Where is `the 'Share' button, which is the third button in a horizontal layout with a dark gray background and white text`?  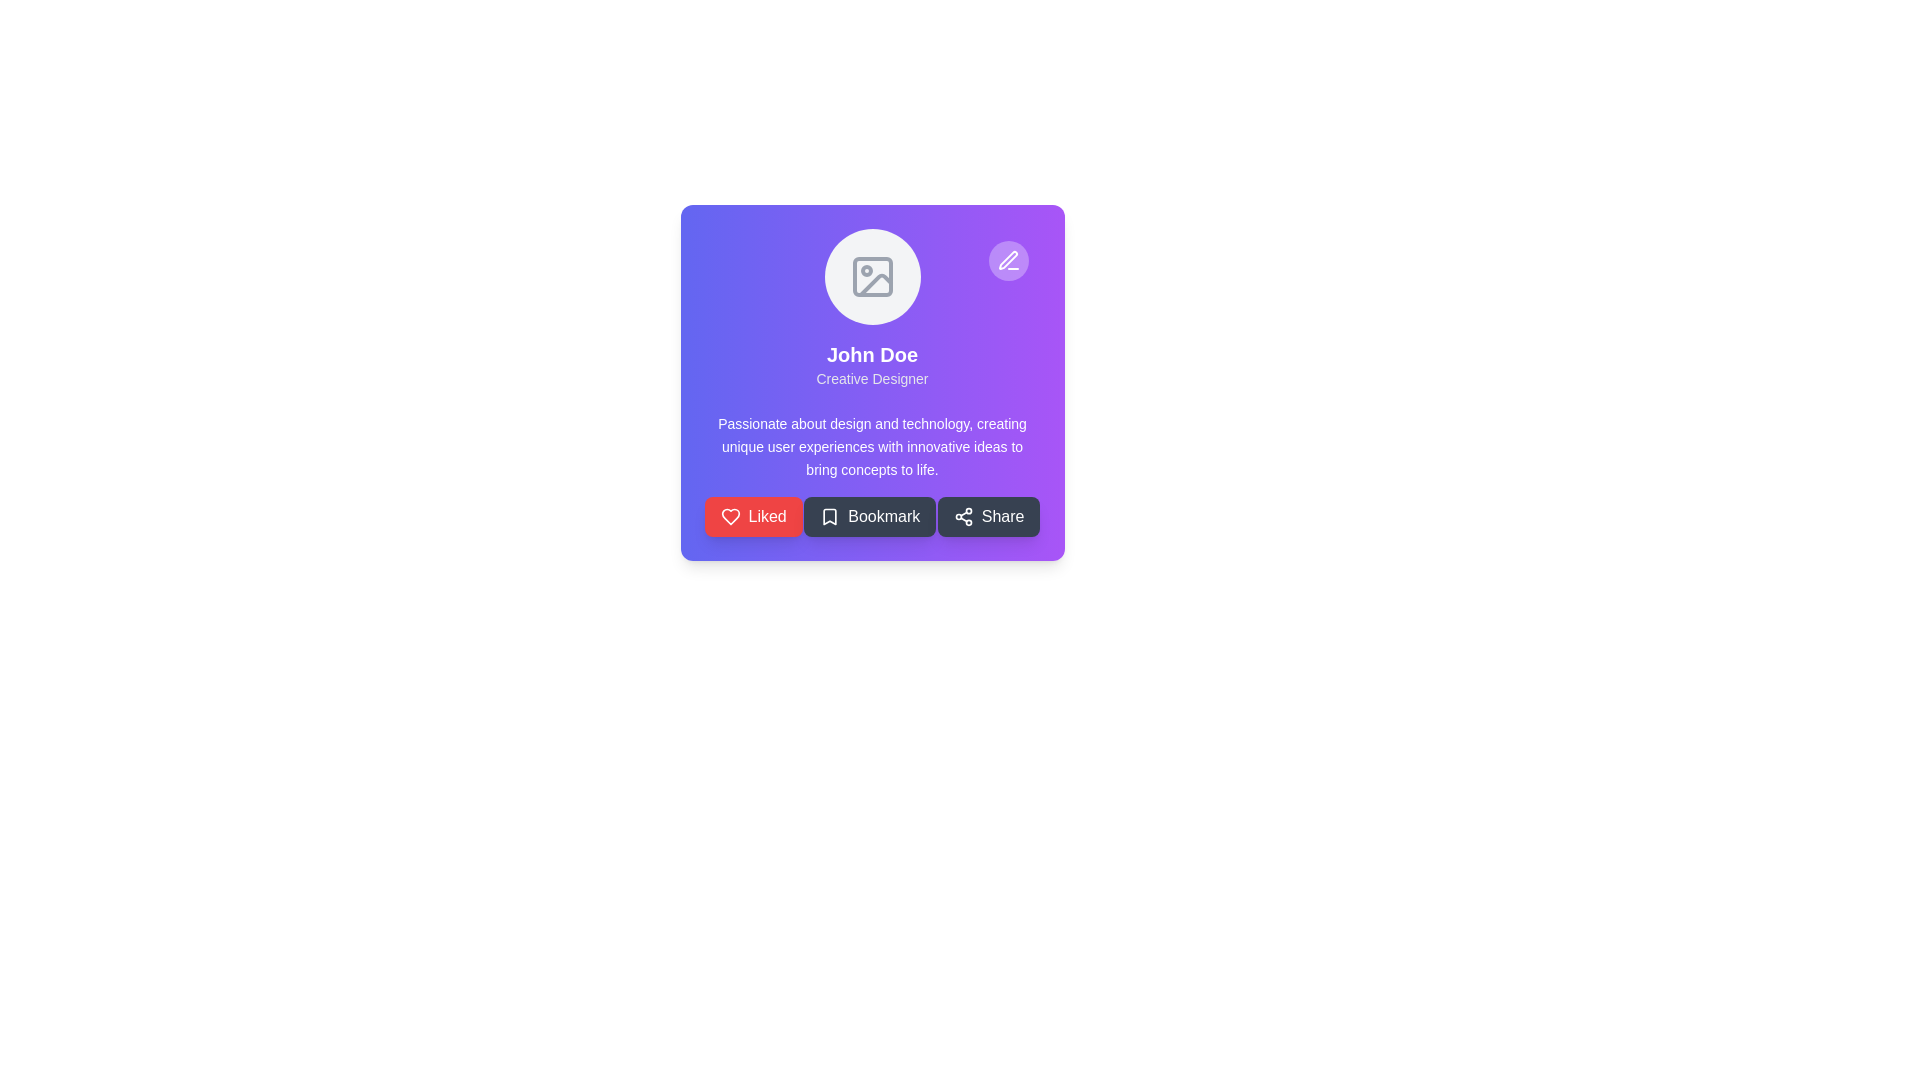
the 'Share' button, which is the third button in a horizontal layout with a dark gray background and white text is located at coordinates (989, 516).